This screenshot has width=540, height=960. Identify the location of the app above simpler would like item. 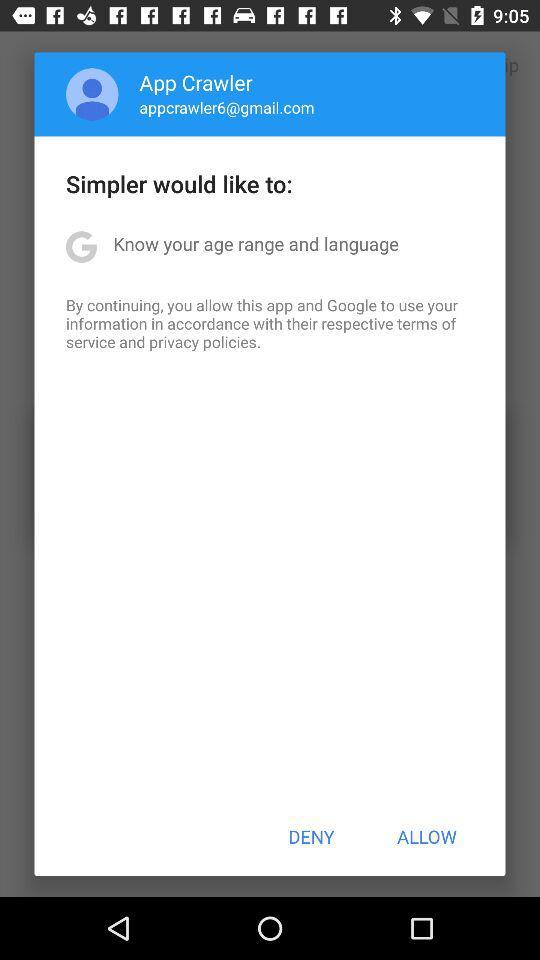
(226, 107).